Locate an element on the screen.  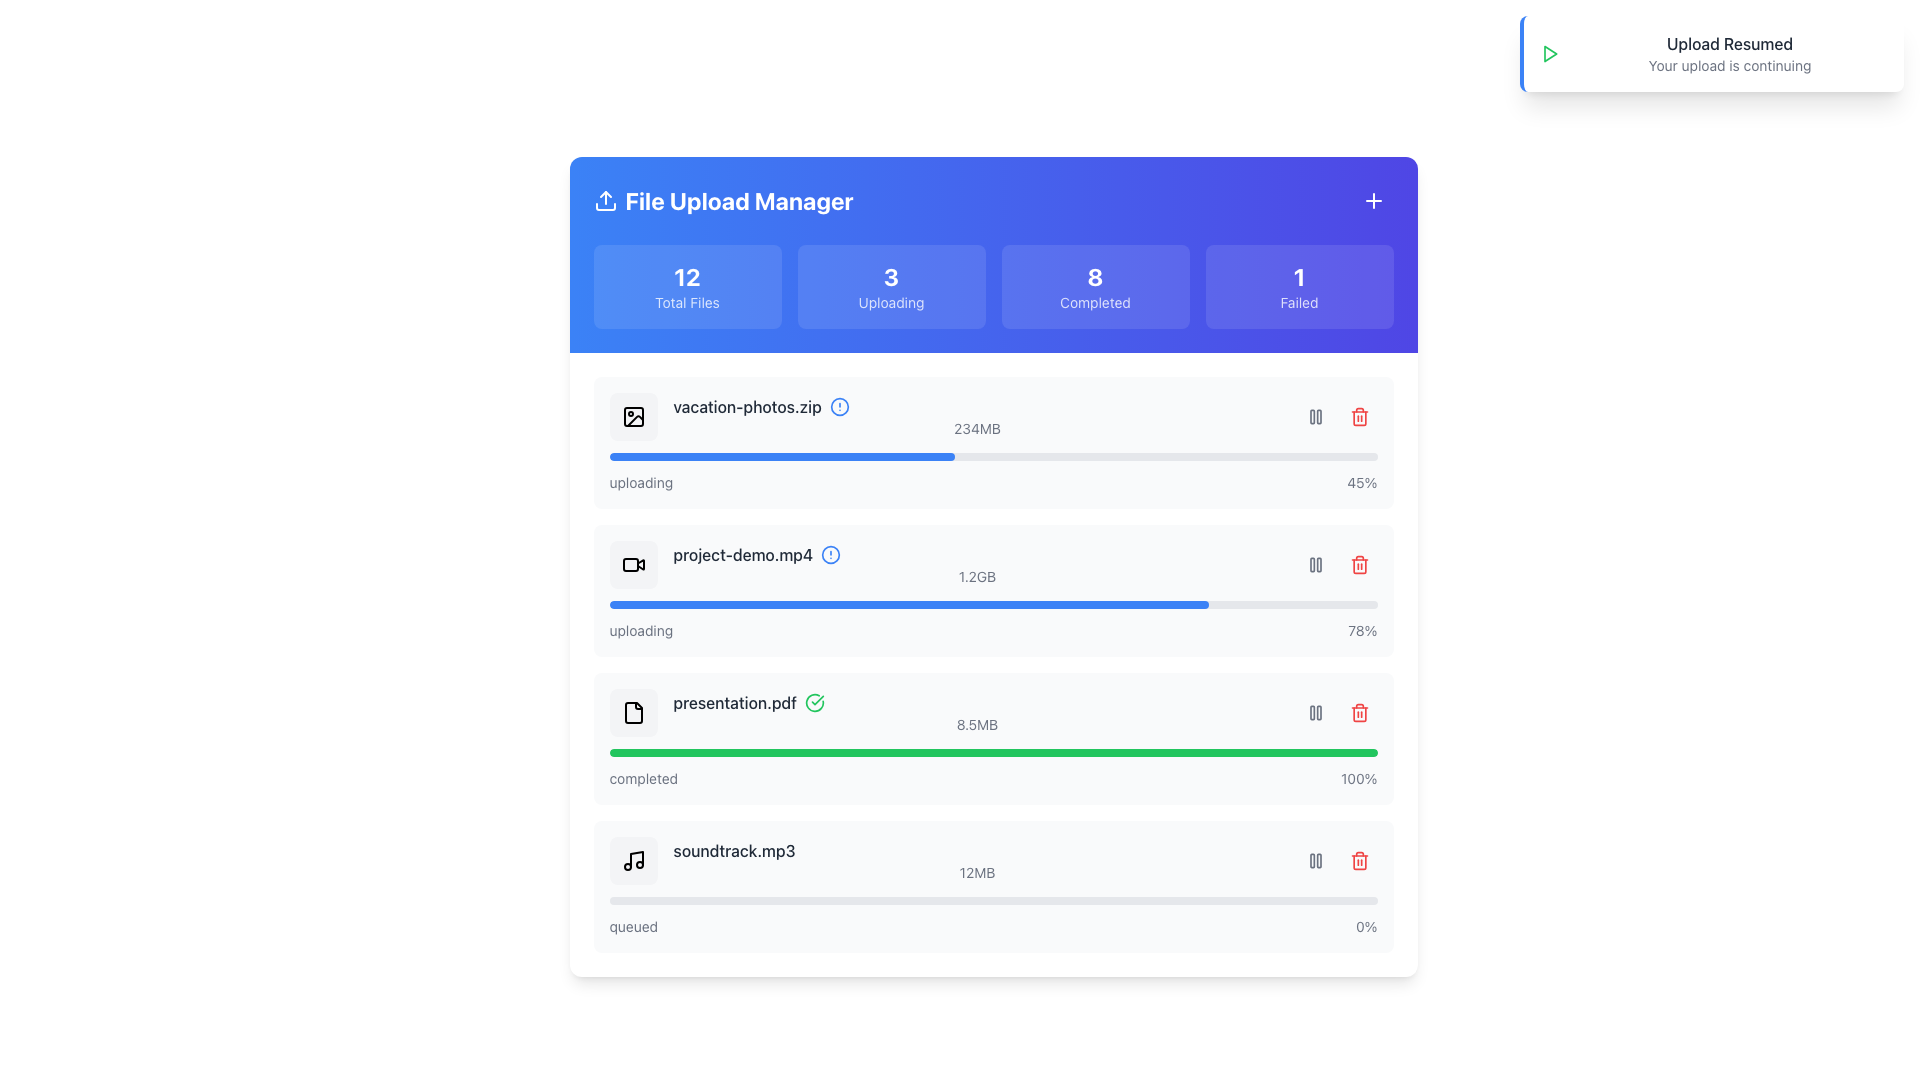
the progress bar is located at coordinates (685, 456).